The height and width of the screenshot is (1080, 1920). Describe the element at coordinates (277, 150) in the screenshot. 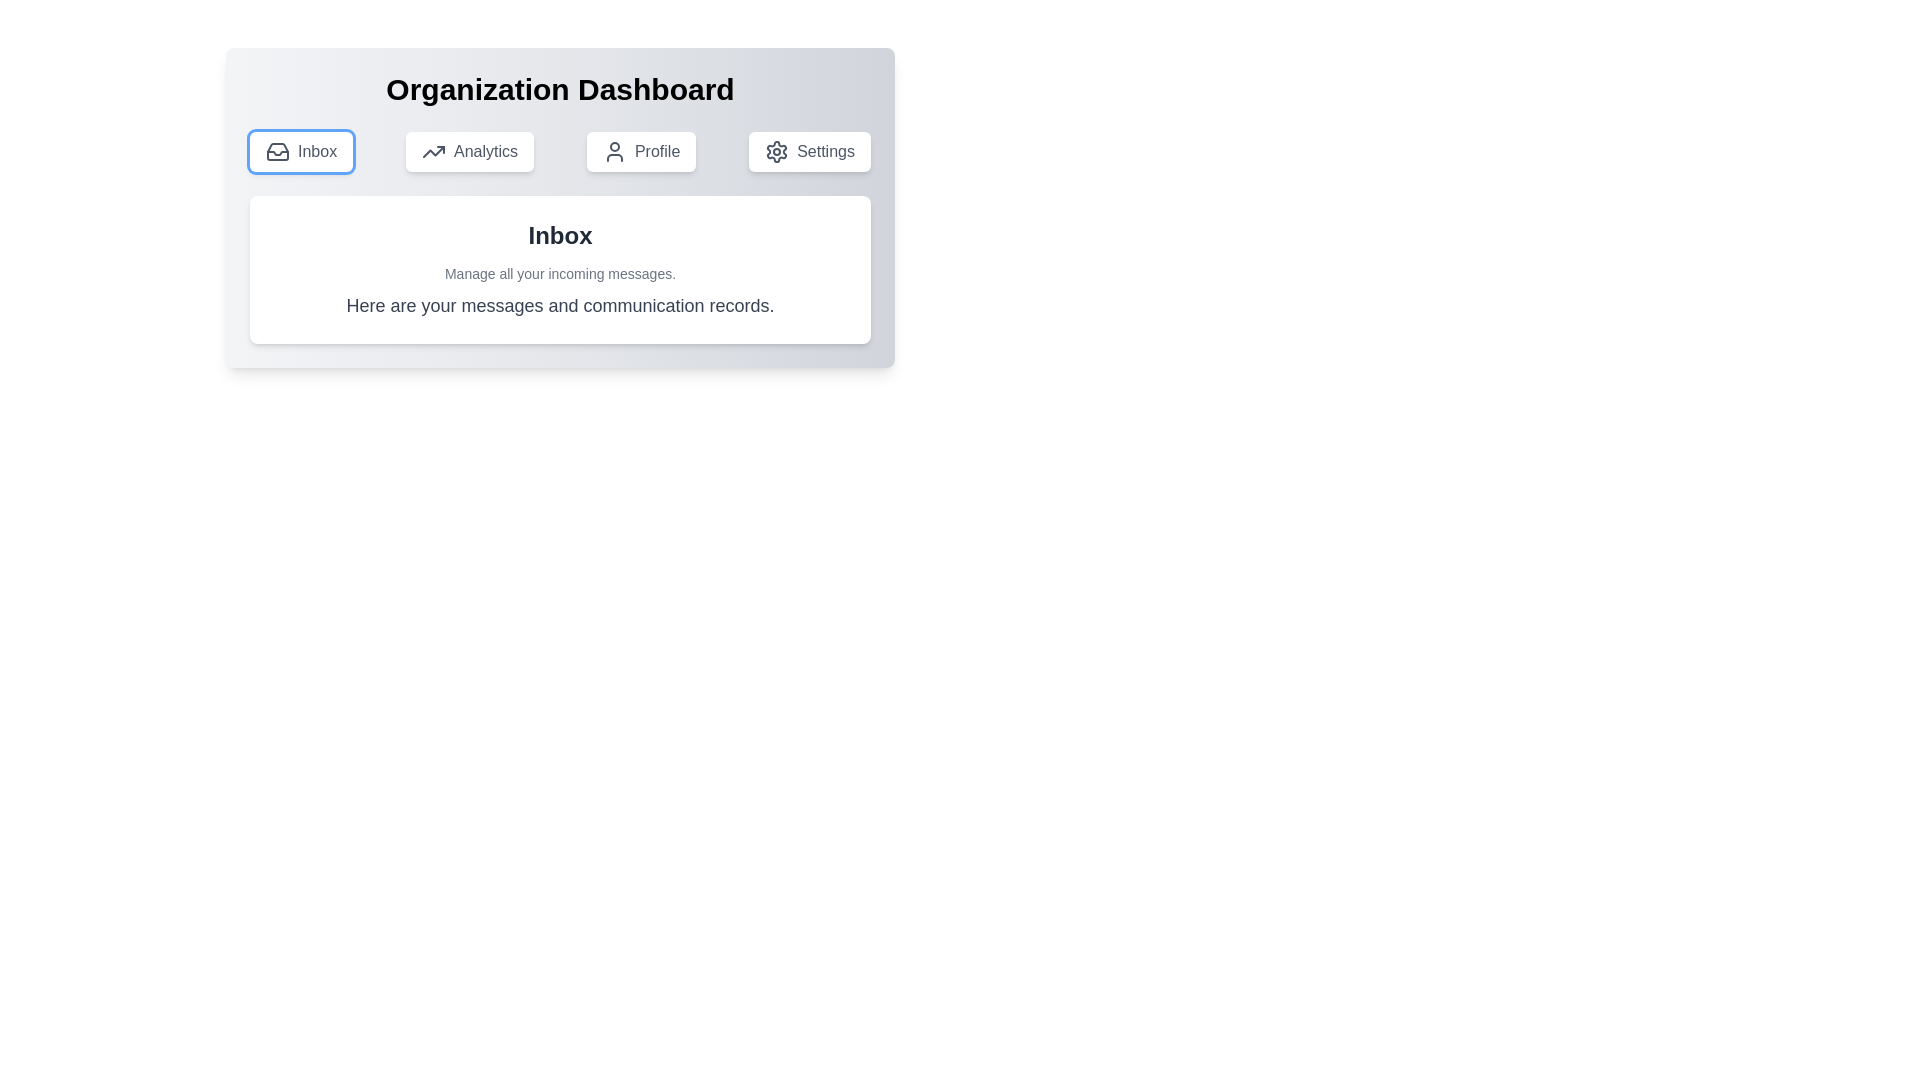

I see `the inbox icon located in the navigation bar` at that location.